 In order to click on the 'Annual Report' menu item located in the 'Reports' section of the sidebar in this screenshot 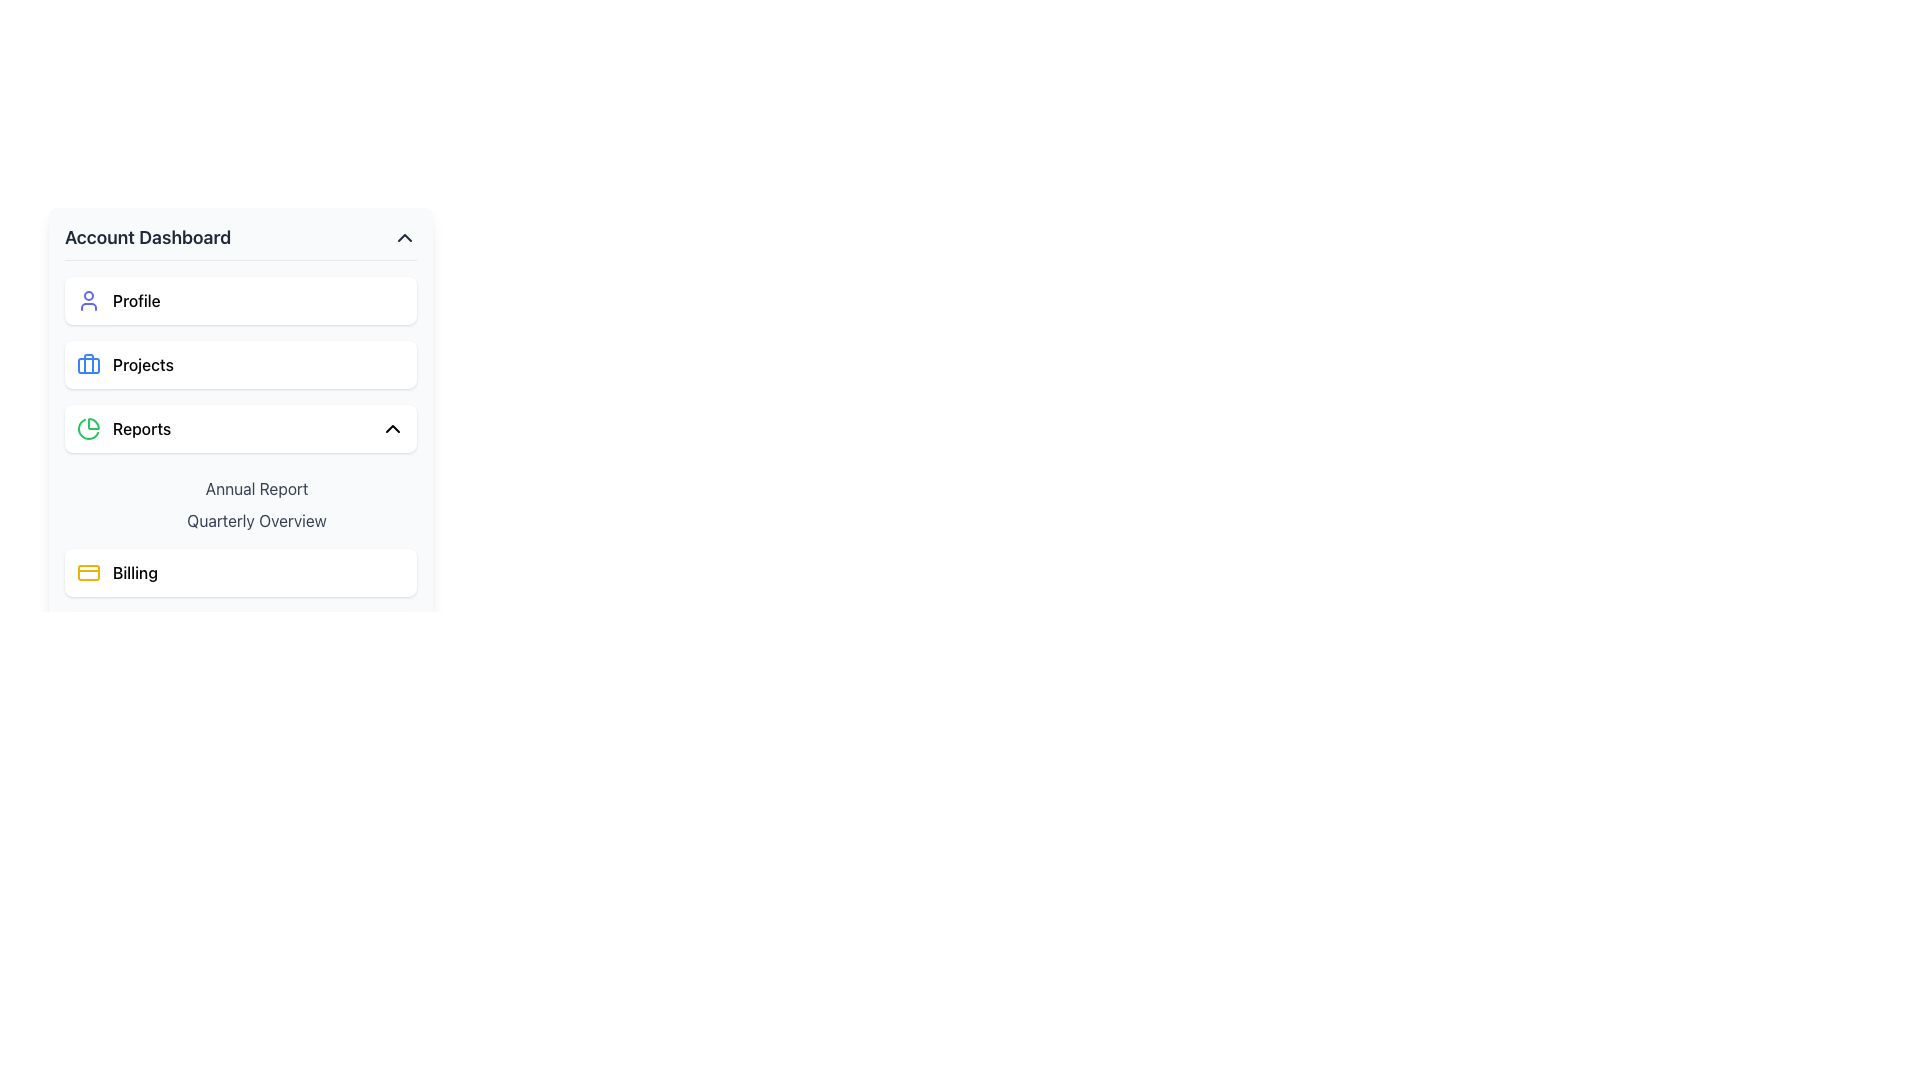, I will do `click(240, 500)`.